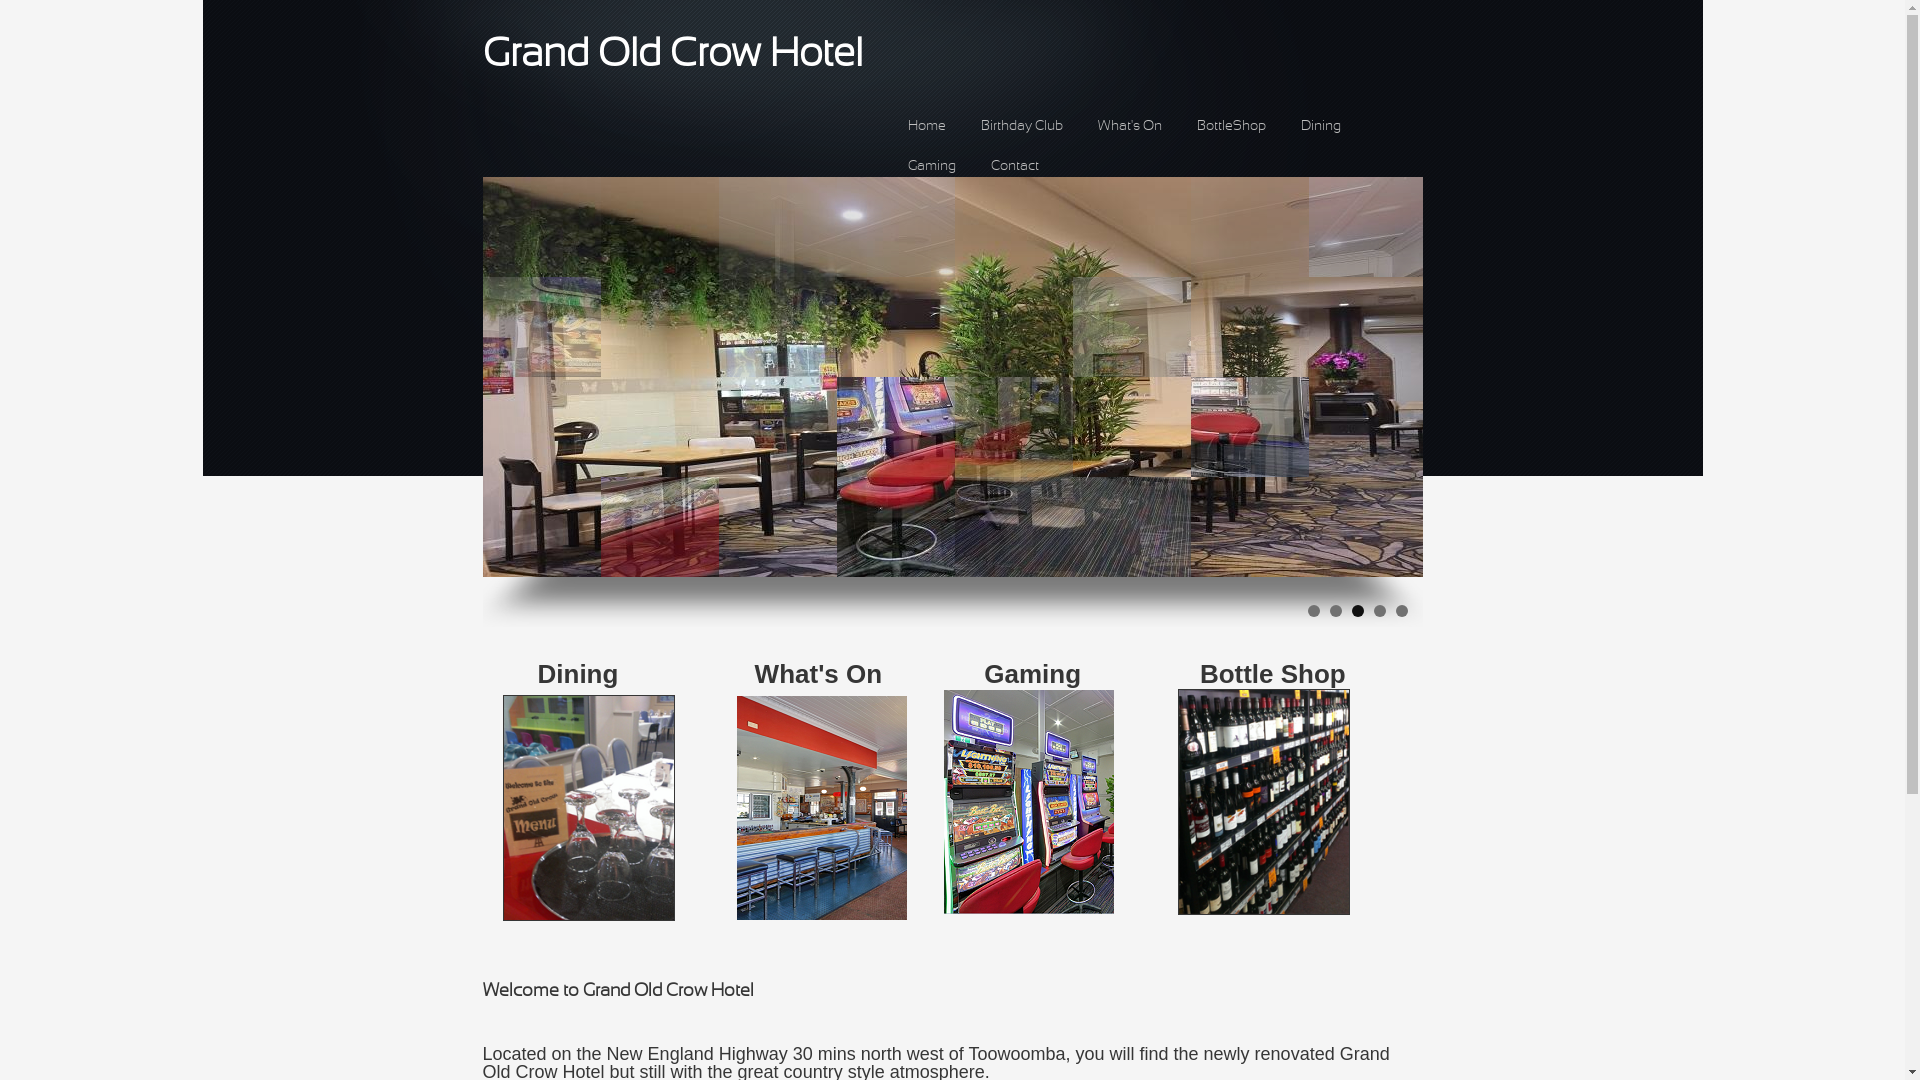  I want to click on 'Dining', so click(1290, 127).